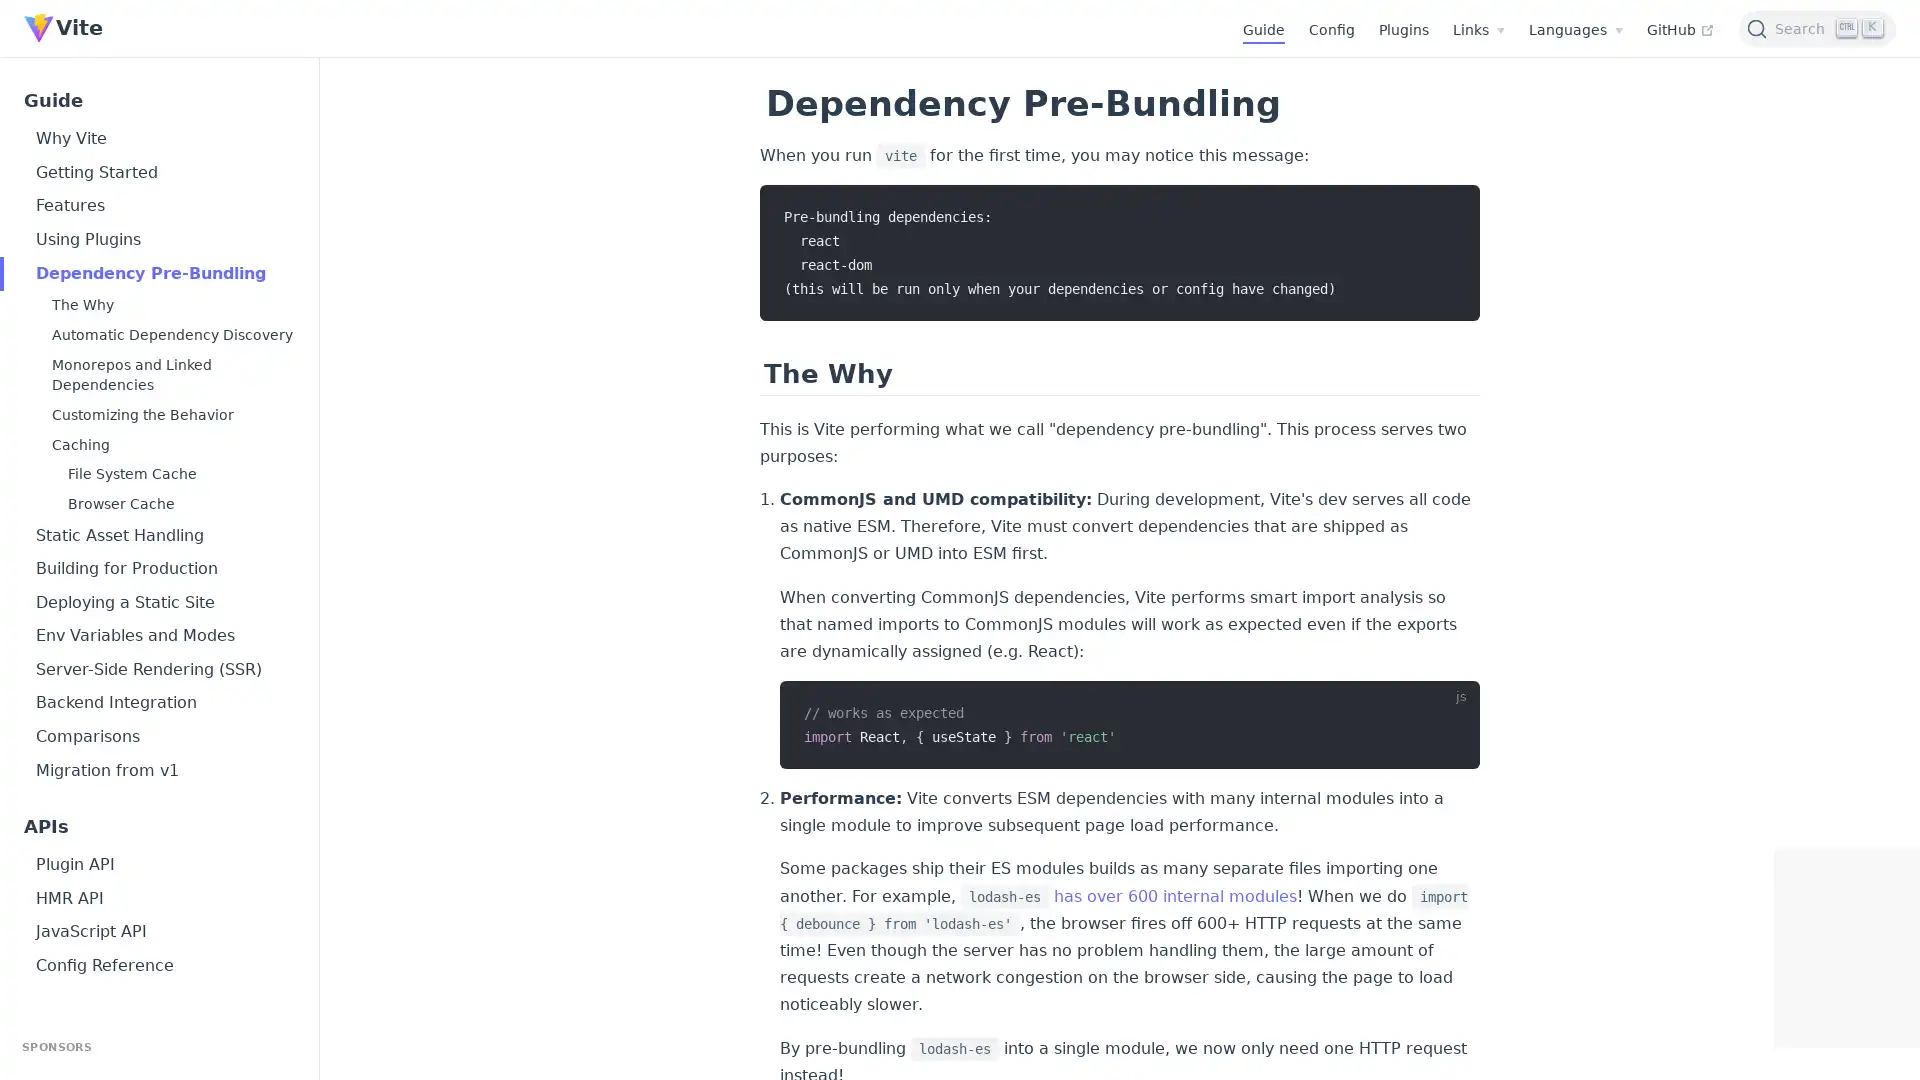 The height and width of the screenshot is (1080, 1920). Describe the element at coordinates (1478, 30) in the screenshot. I see `Links` at that location.